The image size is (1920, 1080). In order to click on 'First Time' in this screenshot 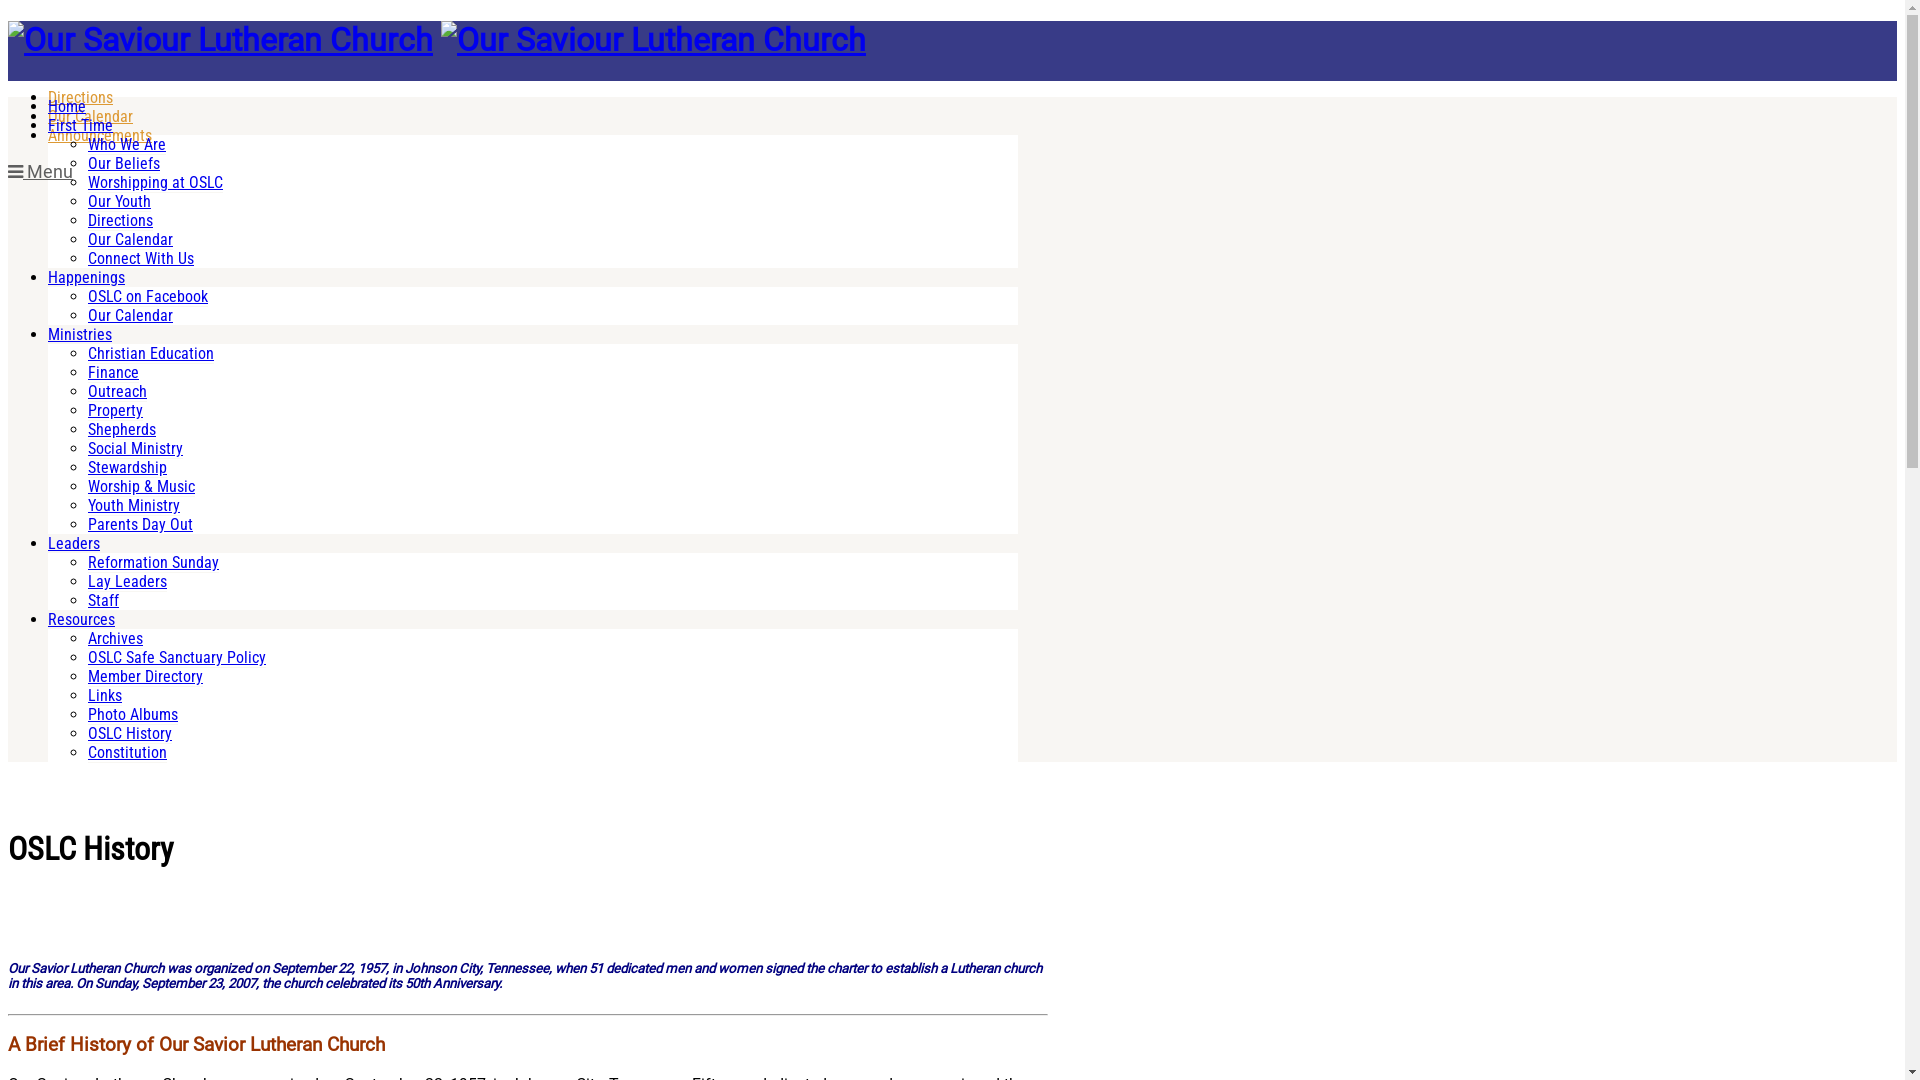, I will do `click(48, 125)`.